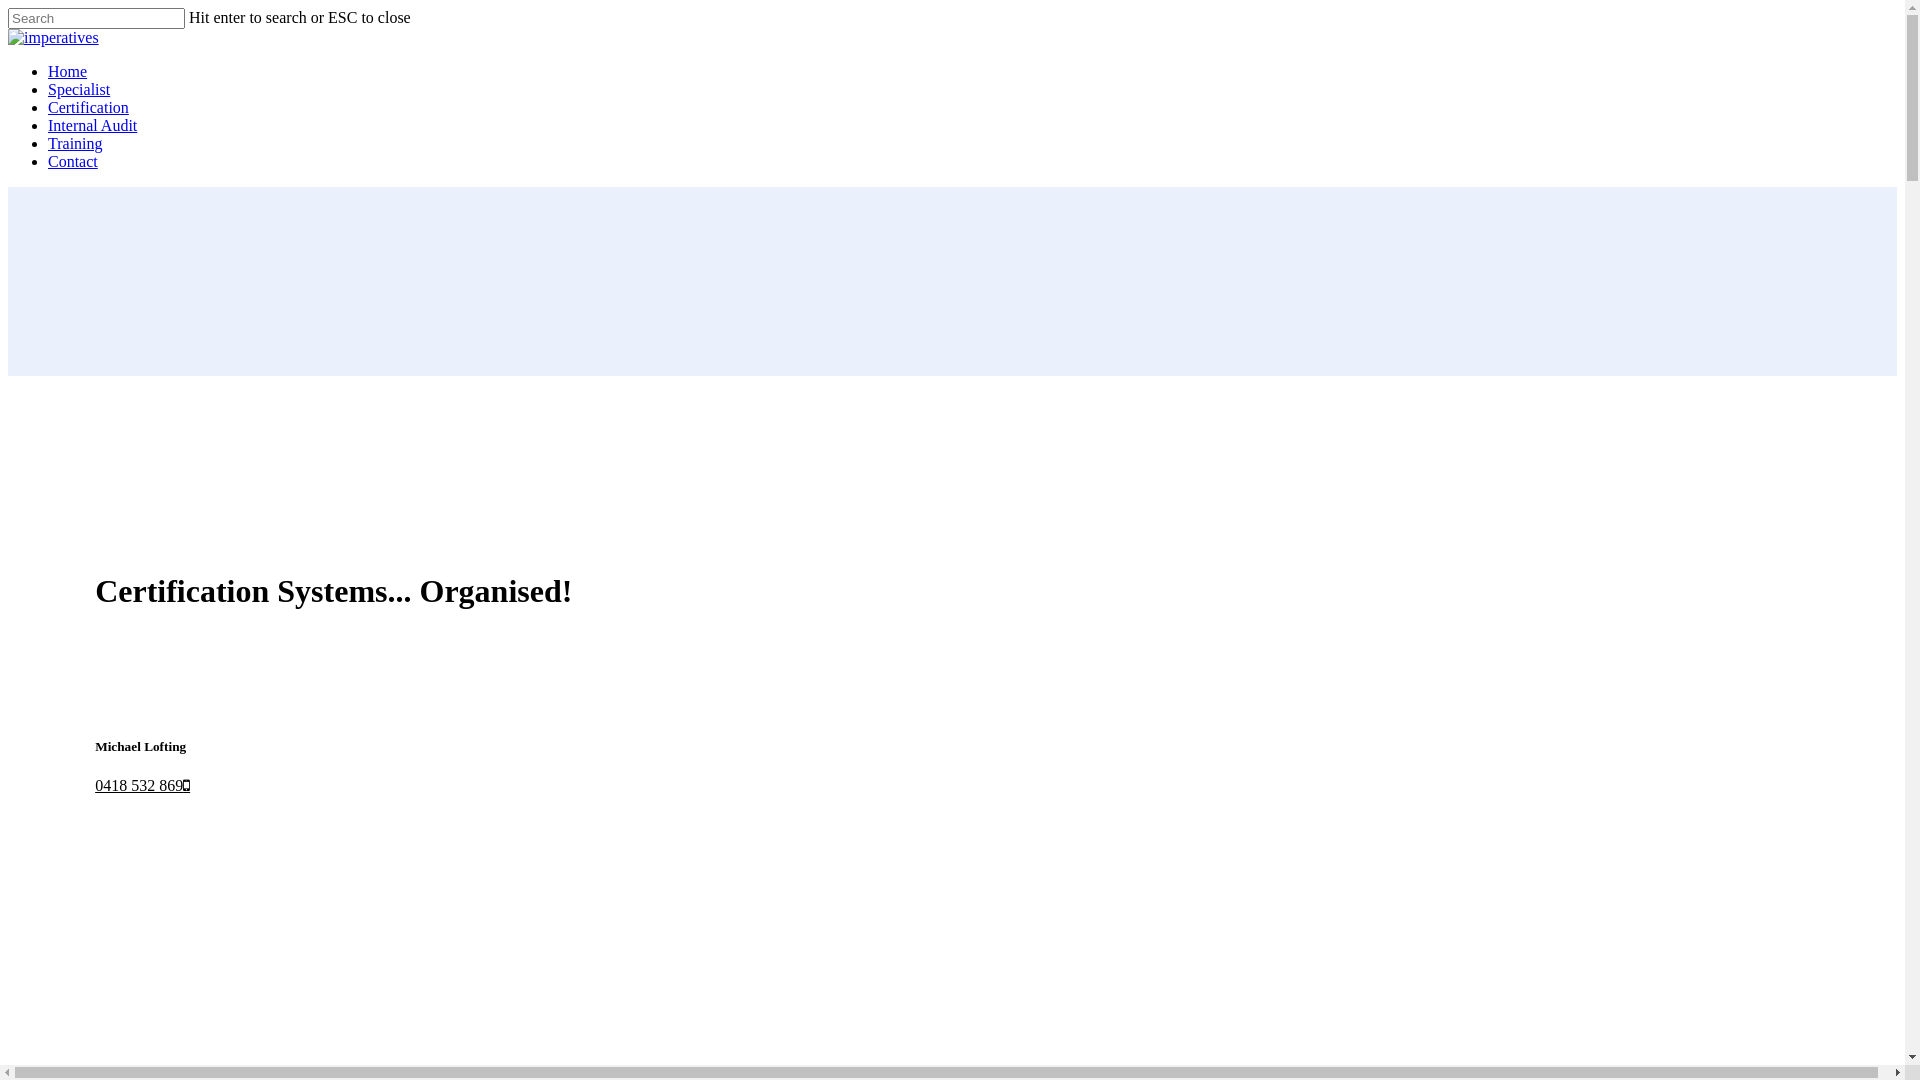  Describe the element at coordinates (48, 125) in the screenshot. I see `'Internal Audit'` at that location.